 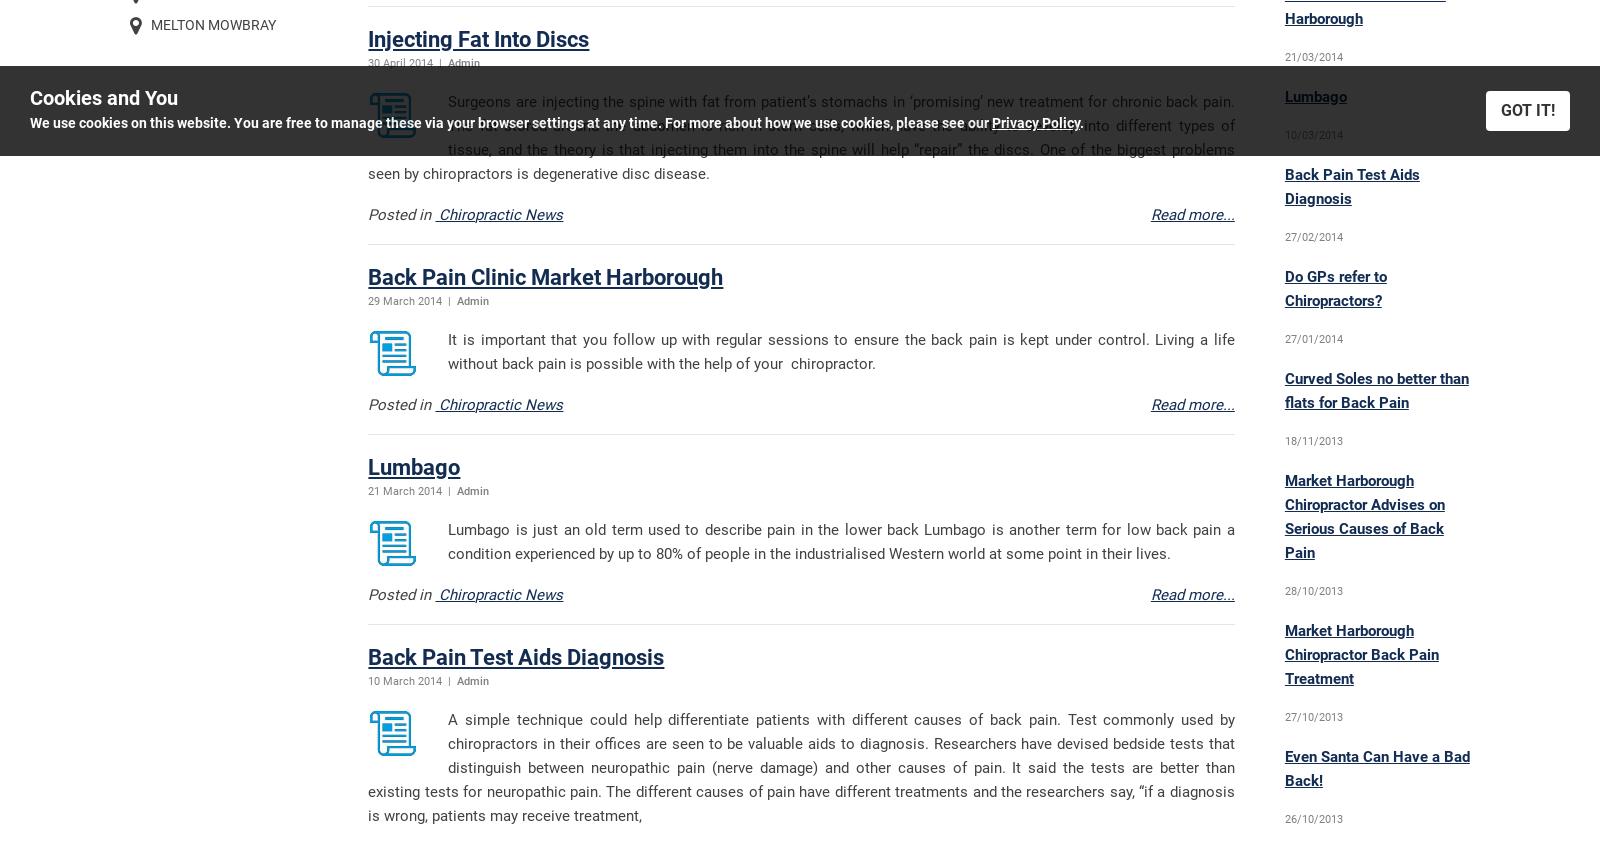 I want to click on '.', so click(x=1082, y=122).